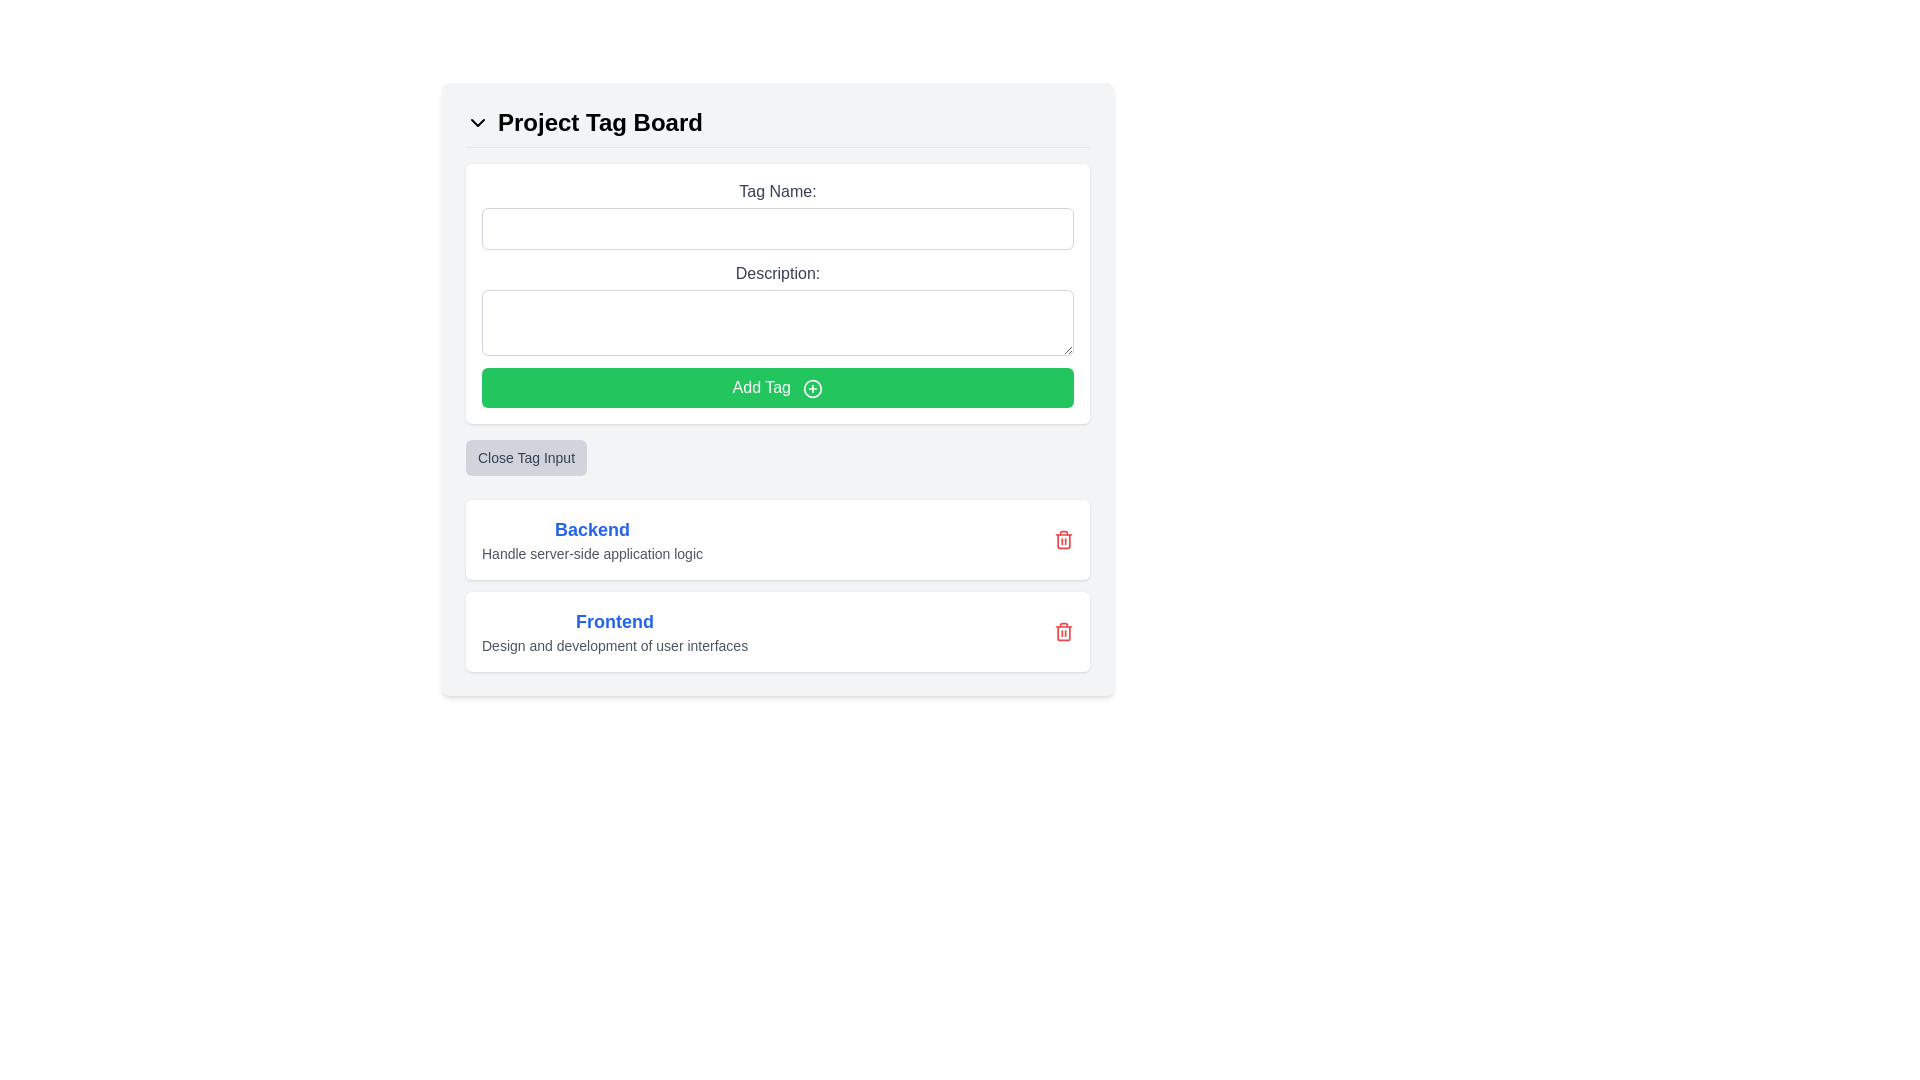  What do you see at coordinates (1063, 632) in the screenshot?
I see `the trash can icon, which serves as a visual indicator for deleting the corresponding list item labeled 'Frontend'` at bounding box center [1063, 632].